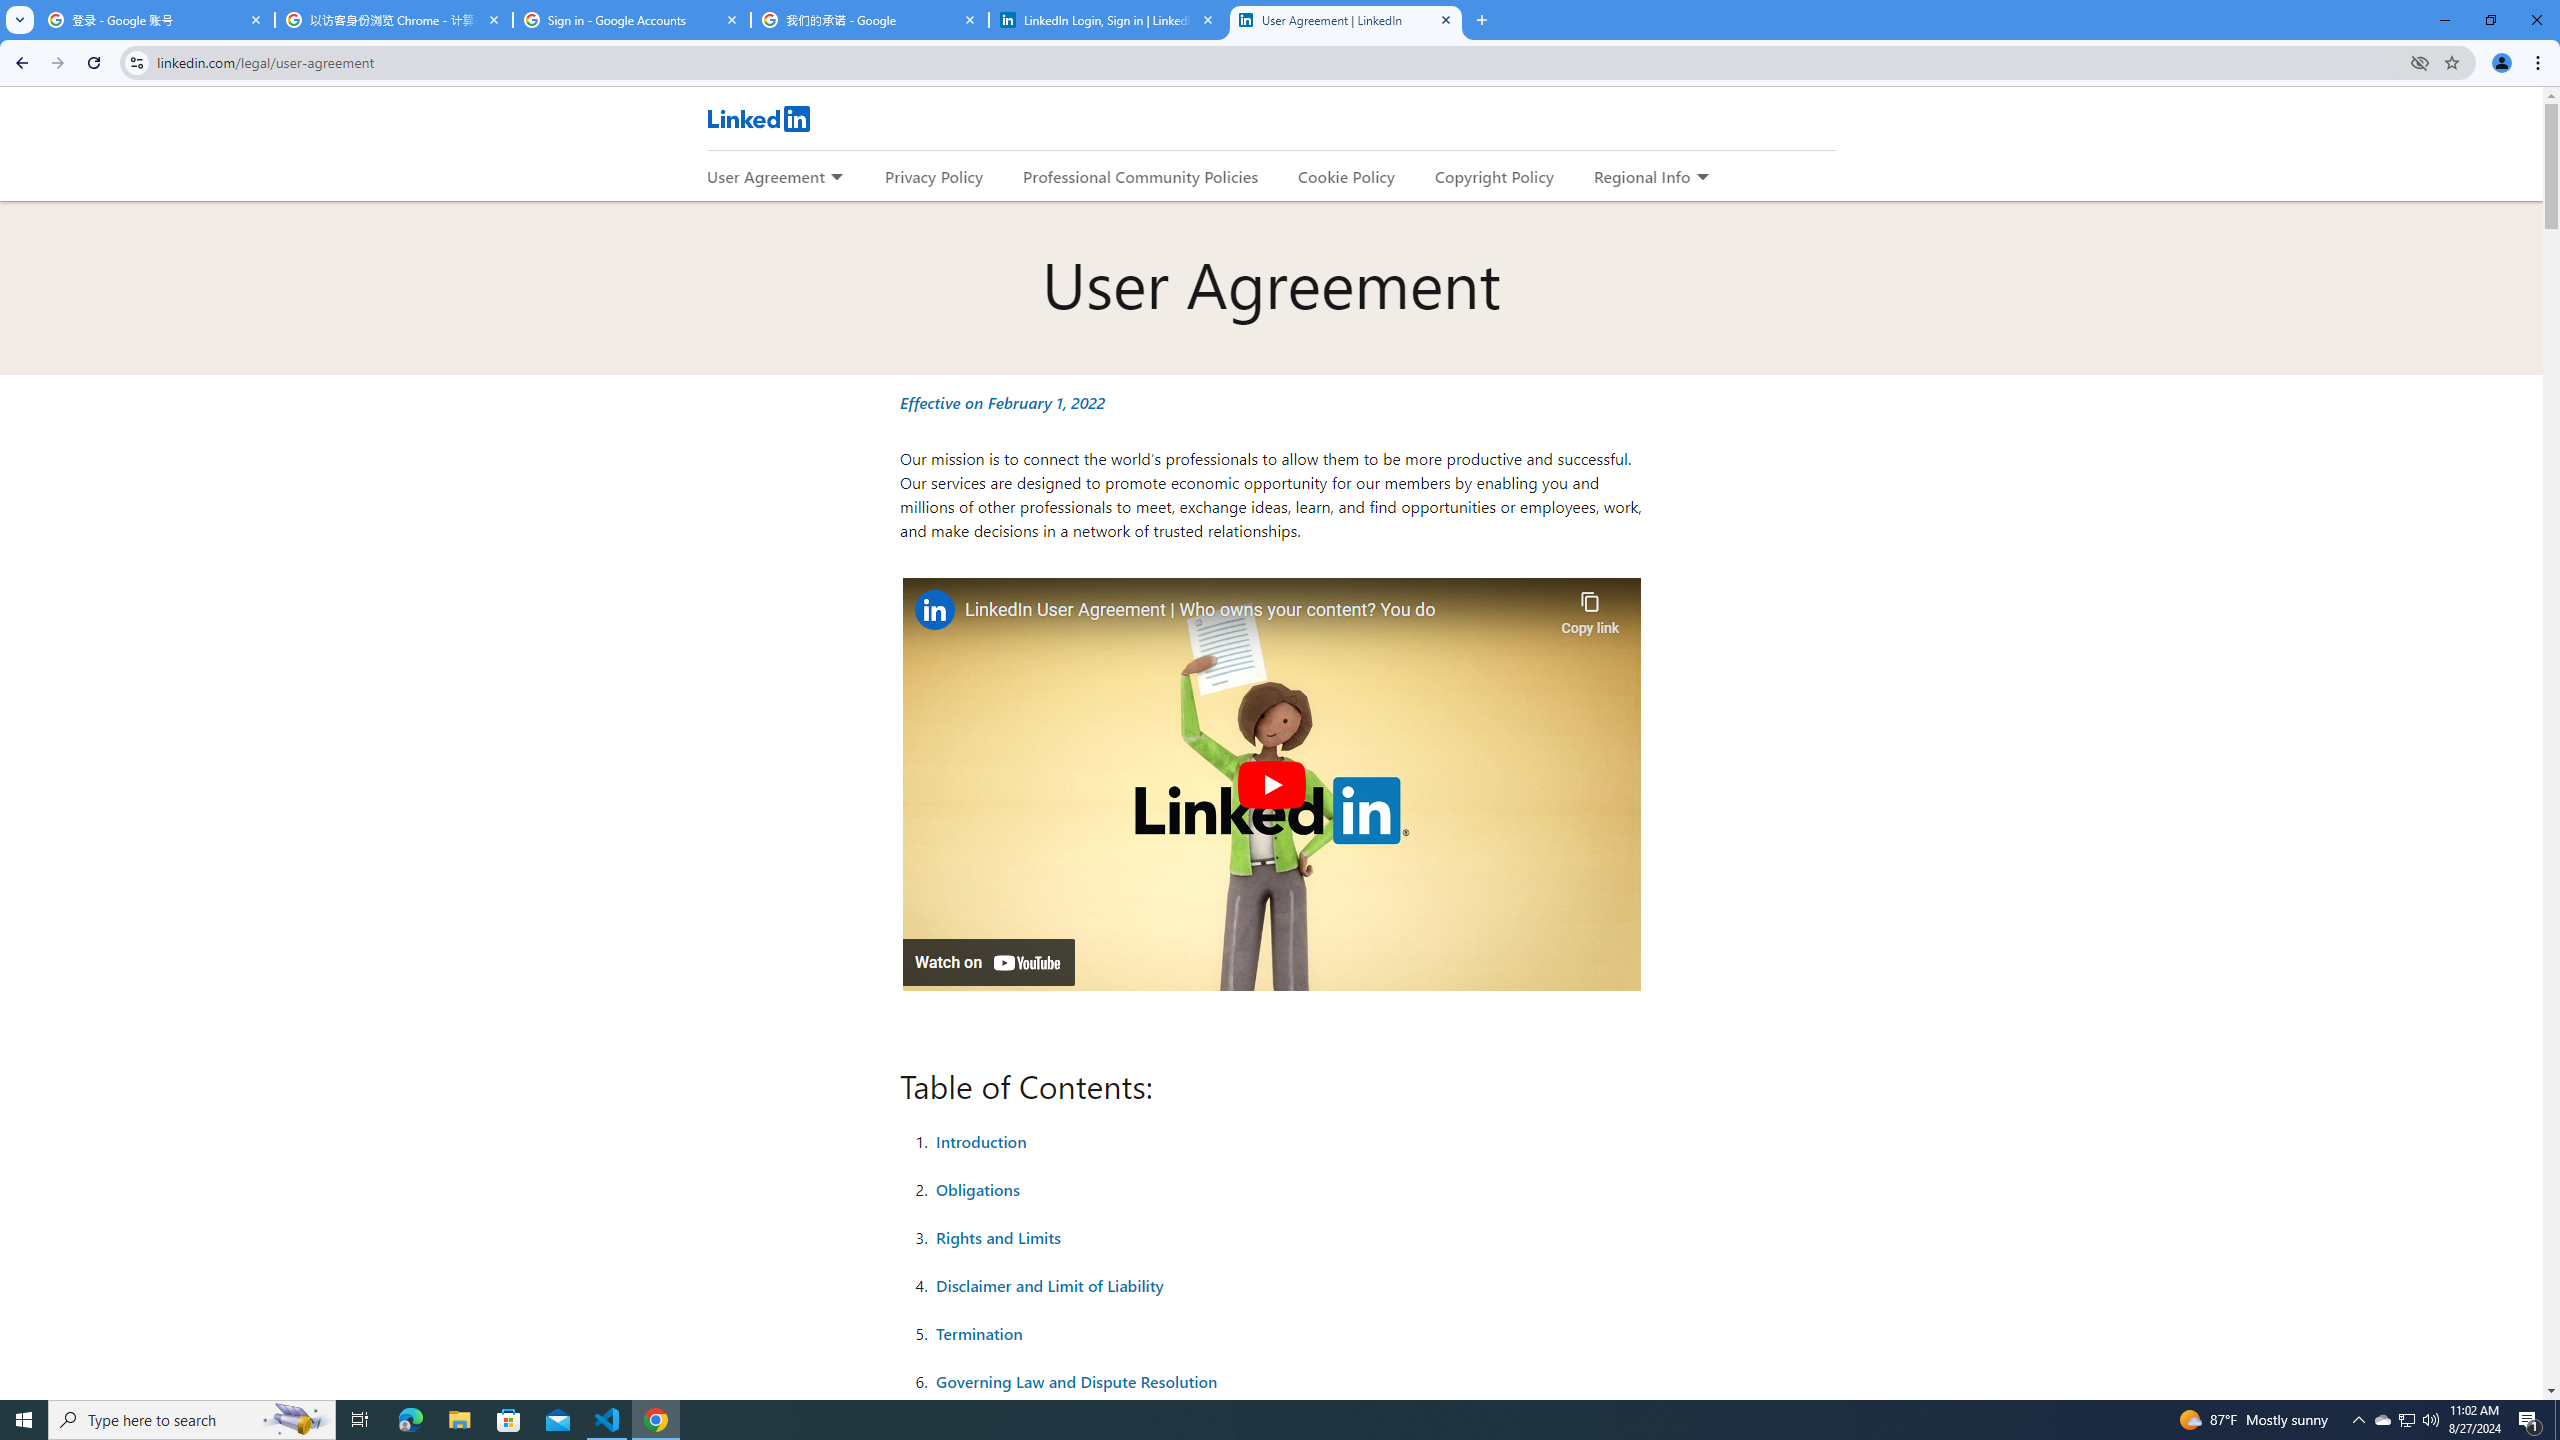 The image size is (2560, 1440). What do you see at coordinates (1345, 19) in the screenshot?
I see `'User Agreement | LinkedIn'` at bounding box center [1345, 19].